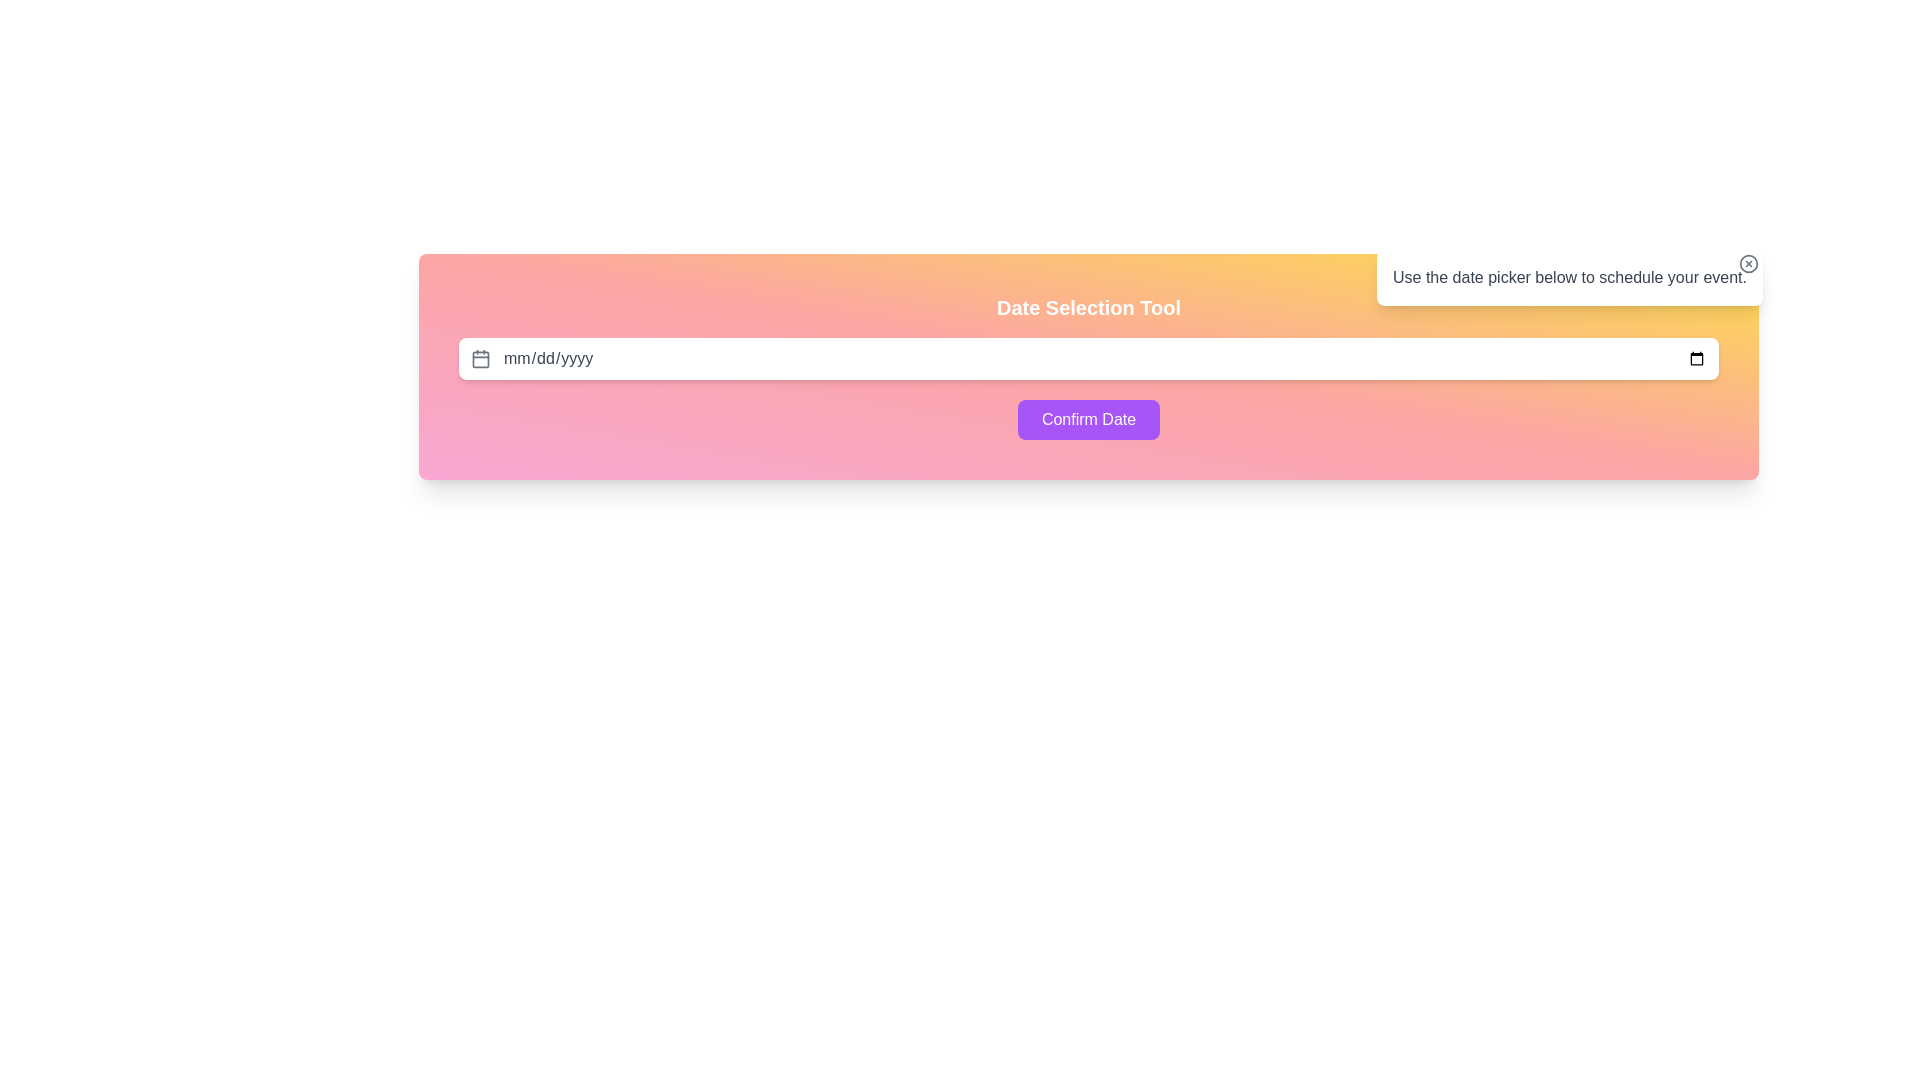  What do you see at coordinates (1088, 357) in the screenshot?
I see `the Date Picker Input Field located in the center of the 'Date Selection Tool' area` at bounding box center [1088, 357].